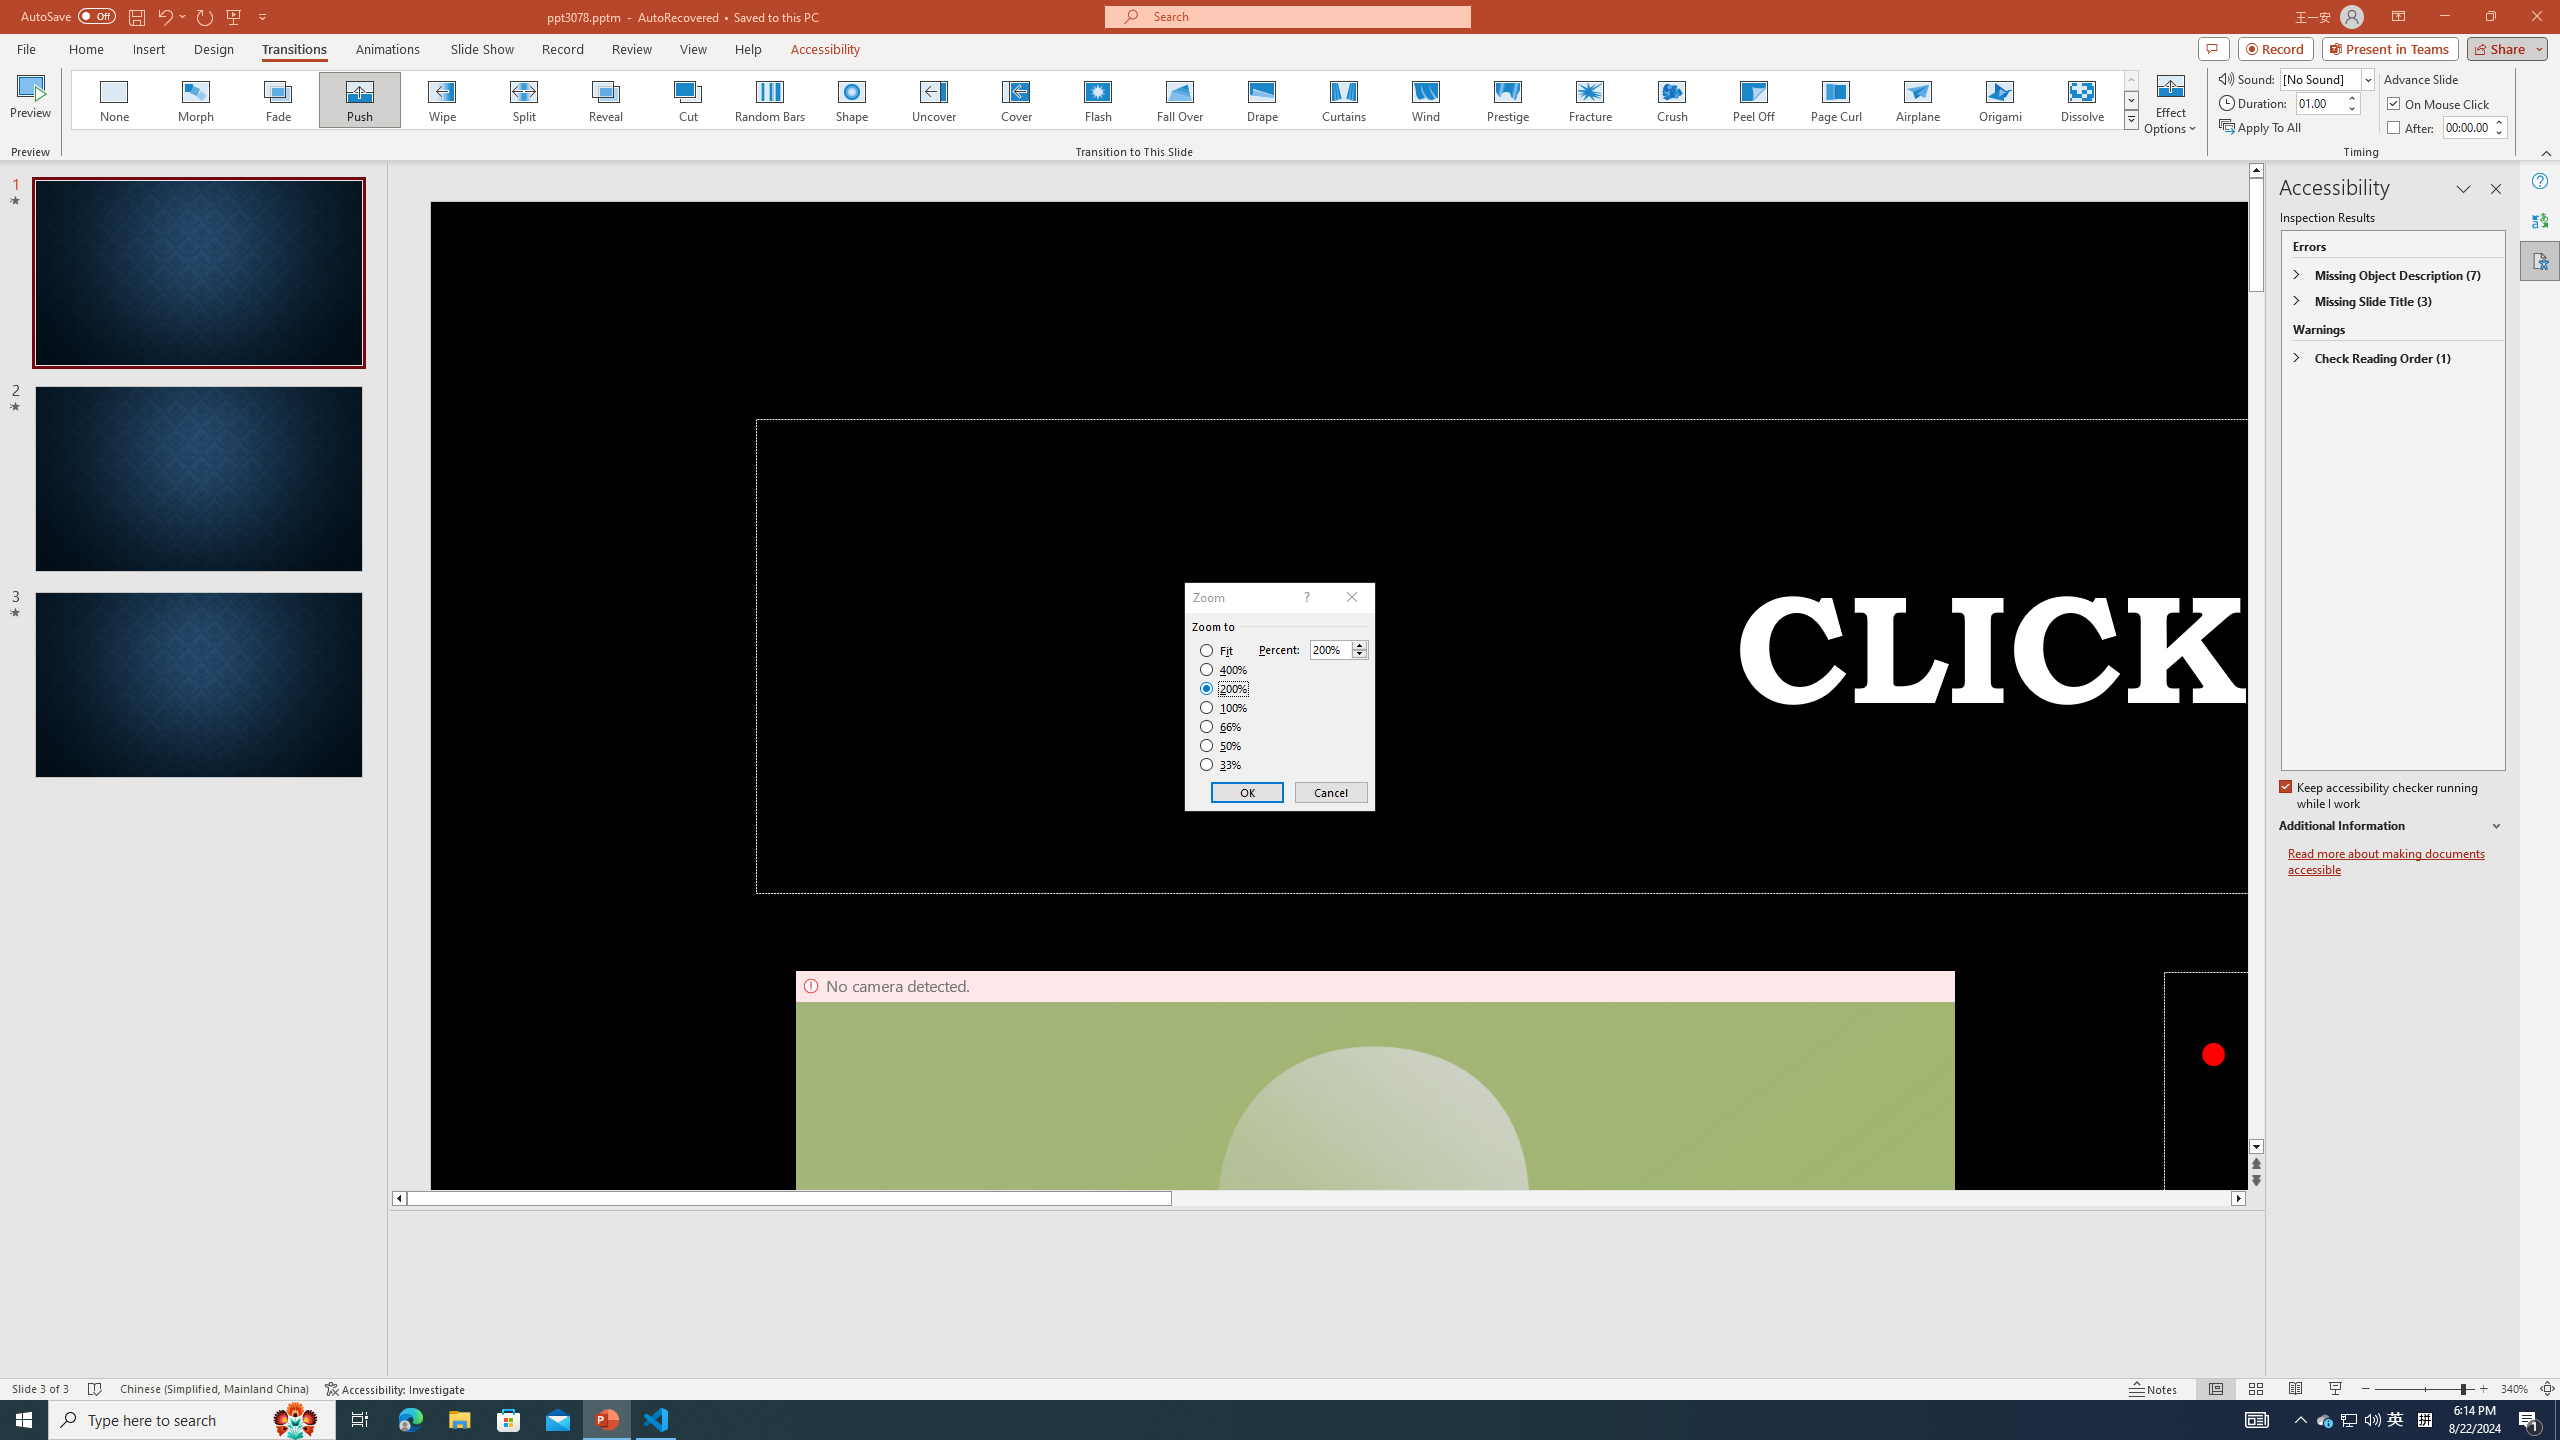  What do you see at coordinates (2438, 103) in the screenshot?
I see `'On Mouse Click'` at bounding box center [2438, 103].